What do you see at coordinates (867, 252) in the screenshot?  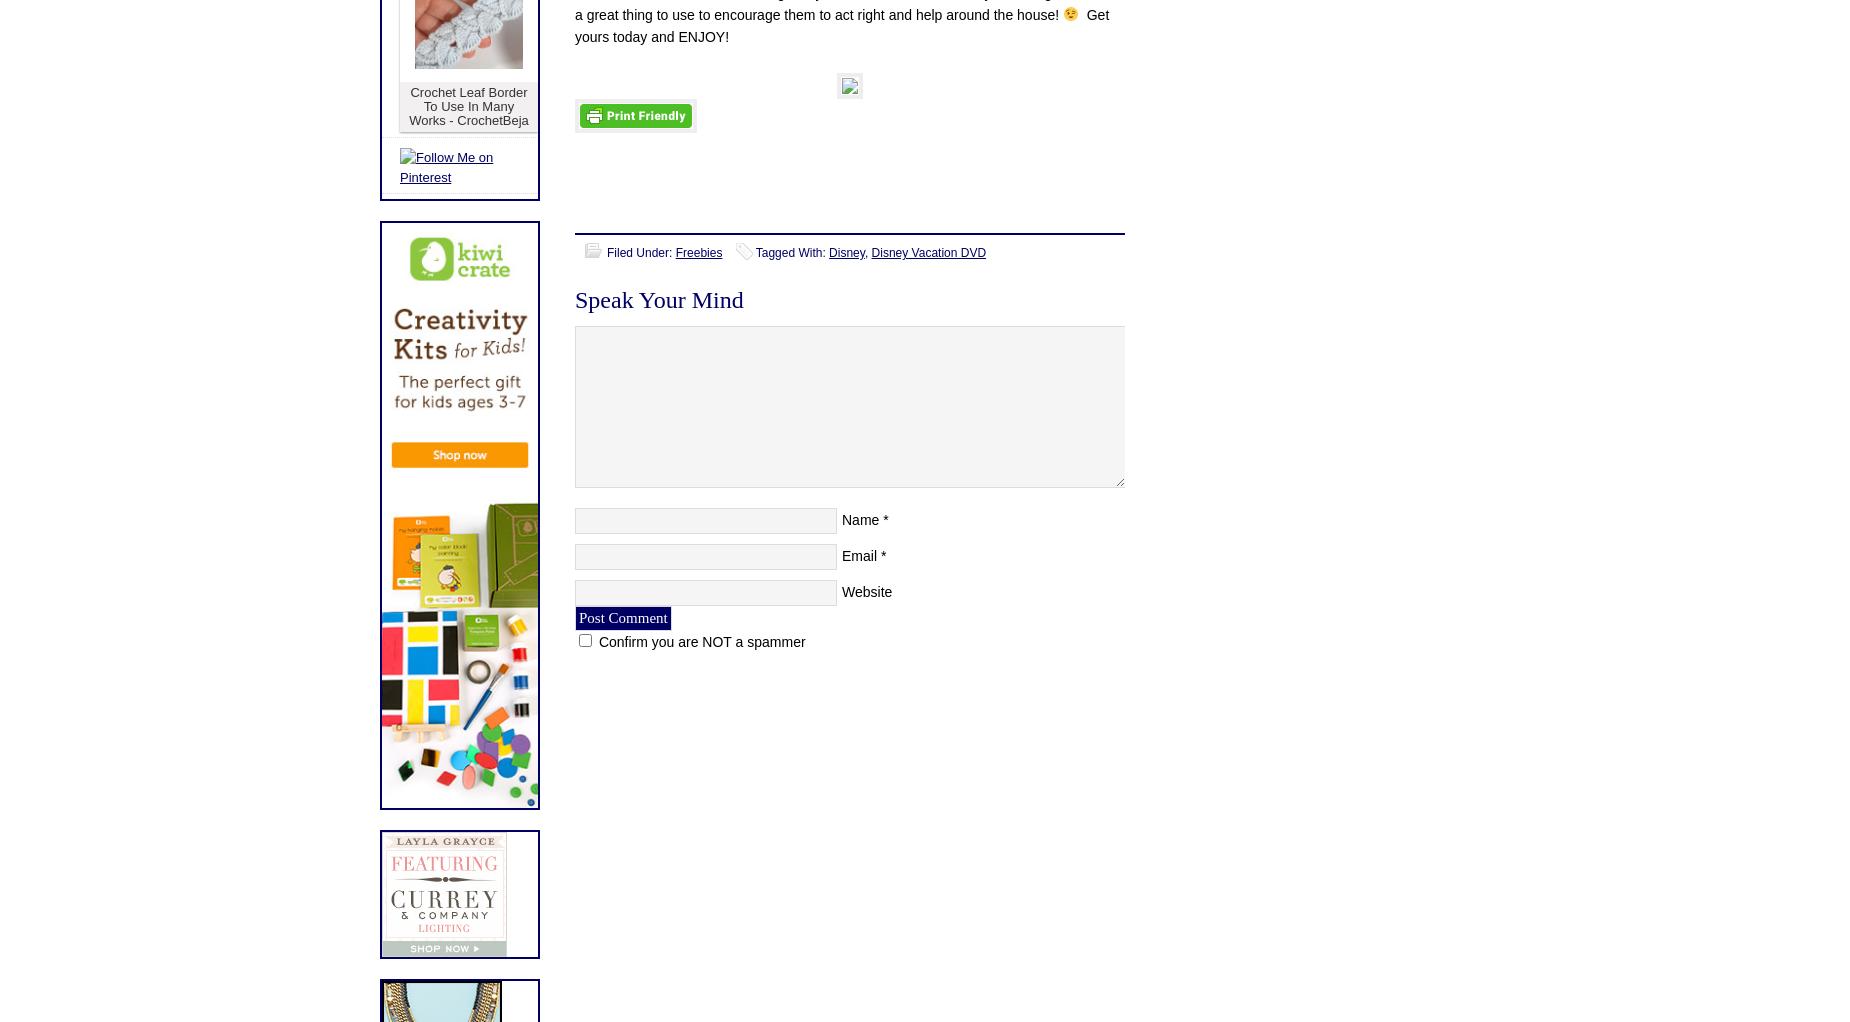 I see `','` at bounding box center [867, 252].